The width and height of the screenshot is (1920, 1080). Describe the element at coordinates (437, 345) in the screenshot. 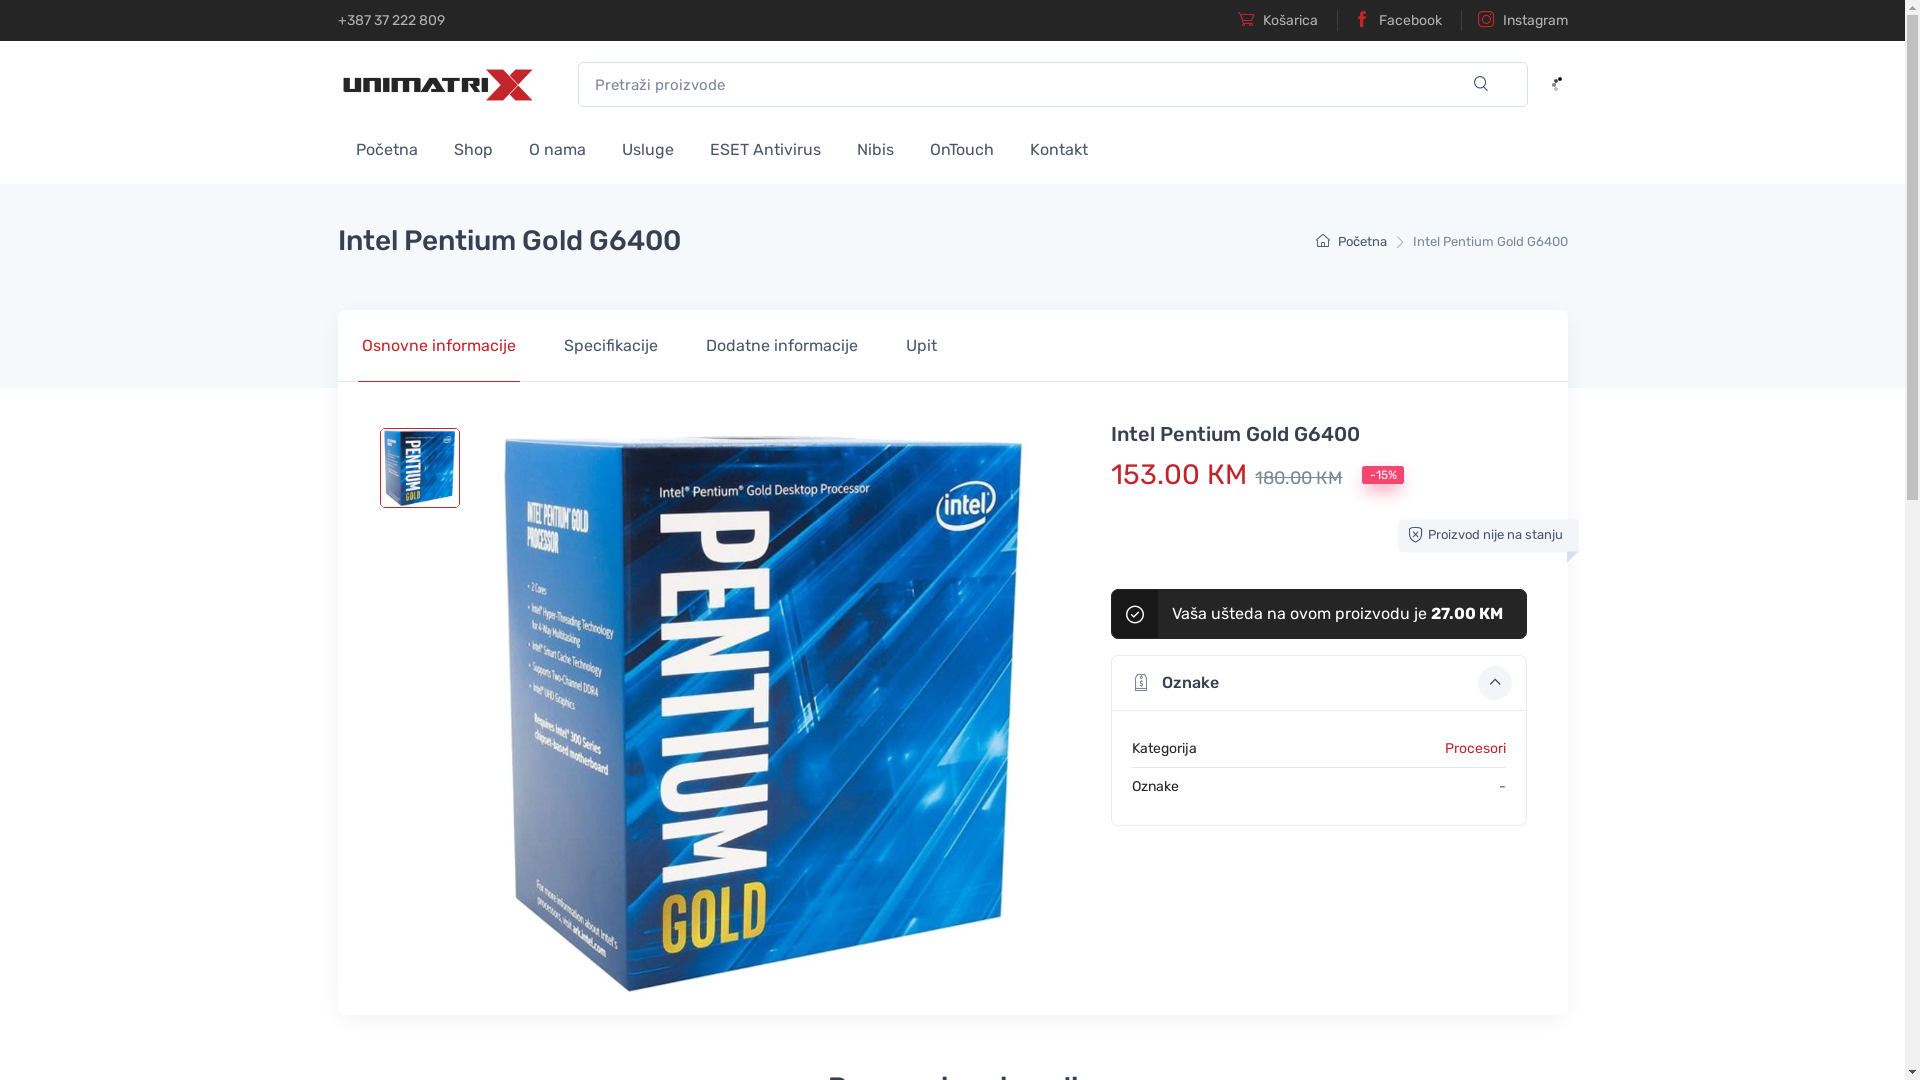

I see `'Osnovne informacije'` at that location.